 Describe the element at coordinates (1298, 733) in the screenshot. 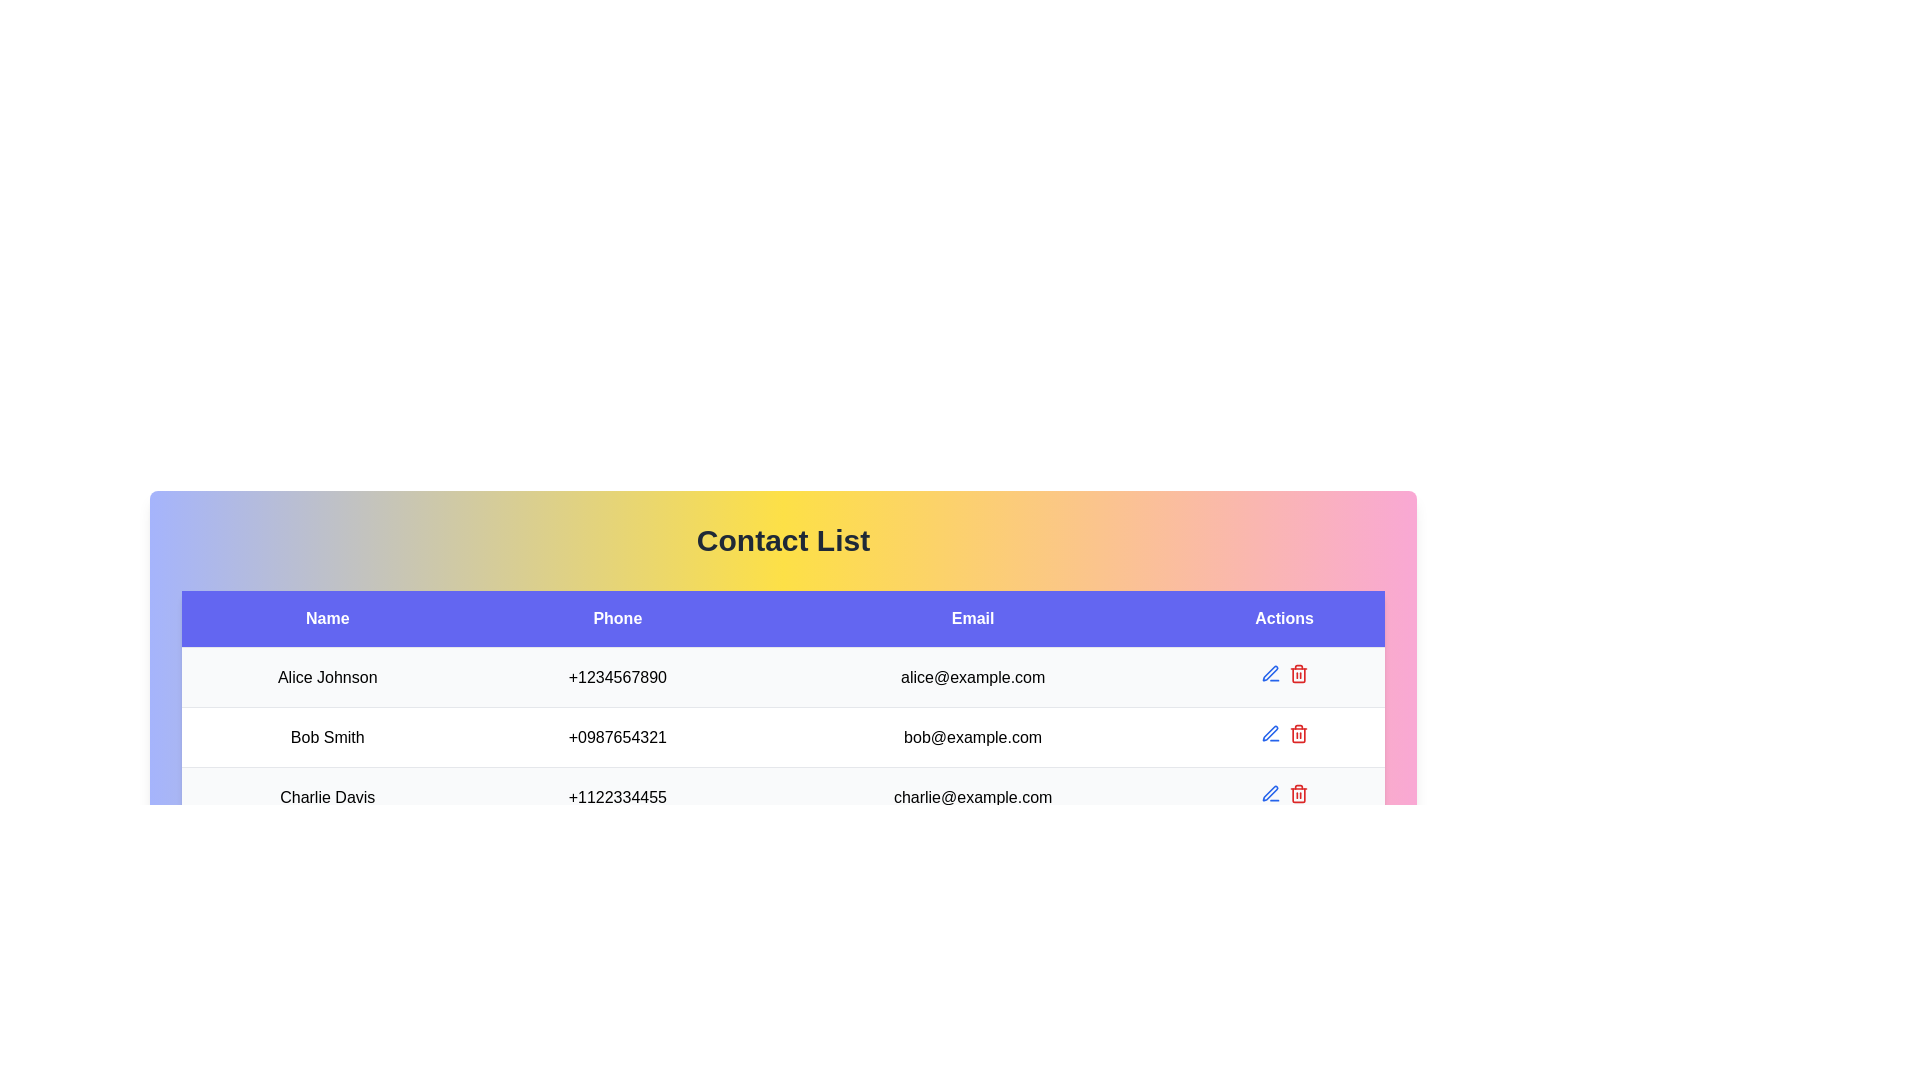

I see `the trash bin delete button in the 'Actions' column of the 'Contact List' table to change its color` at that location.